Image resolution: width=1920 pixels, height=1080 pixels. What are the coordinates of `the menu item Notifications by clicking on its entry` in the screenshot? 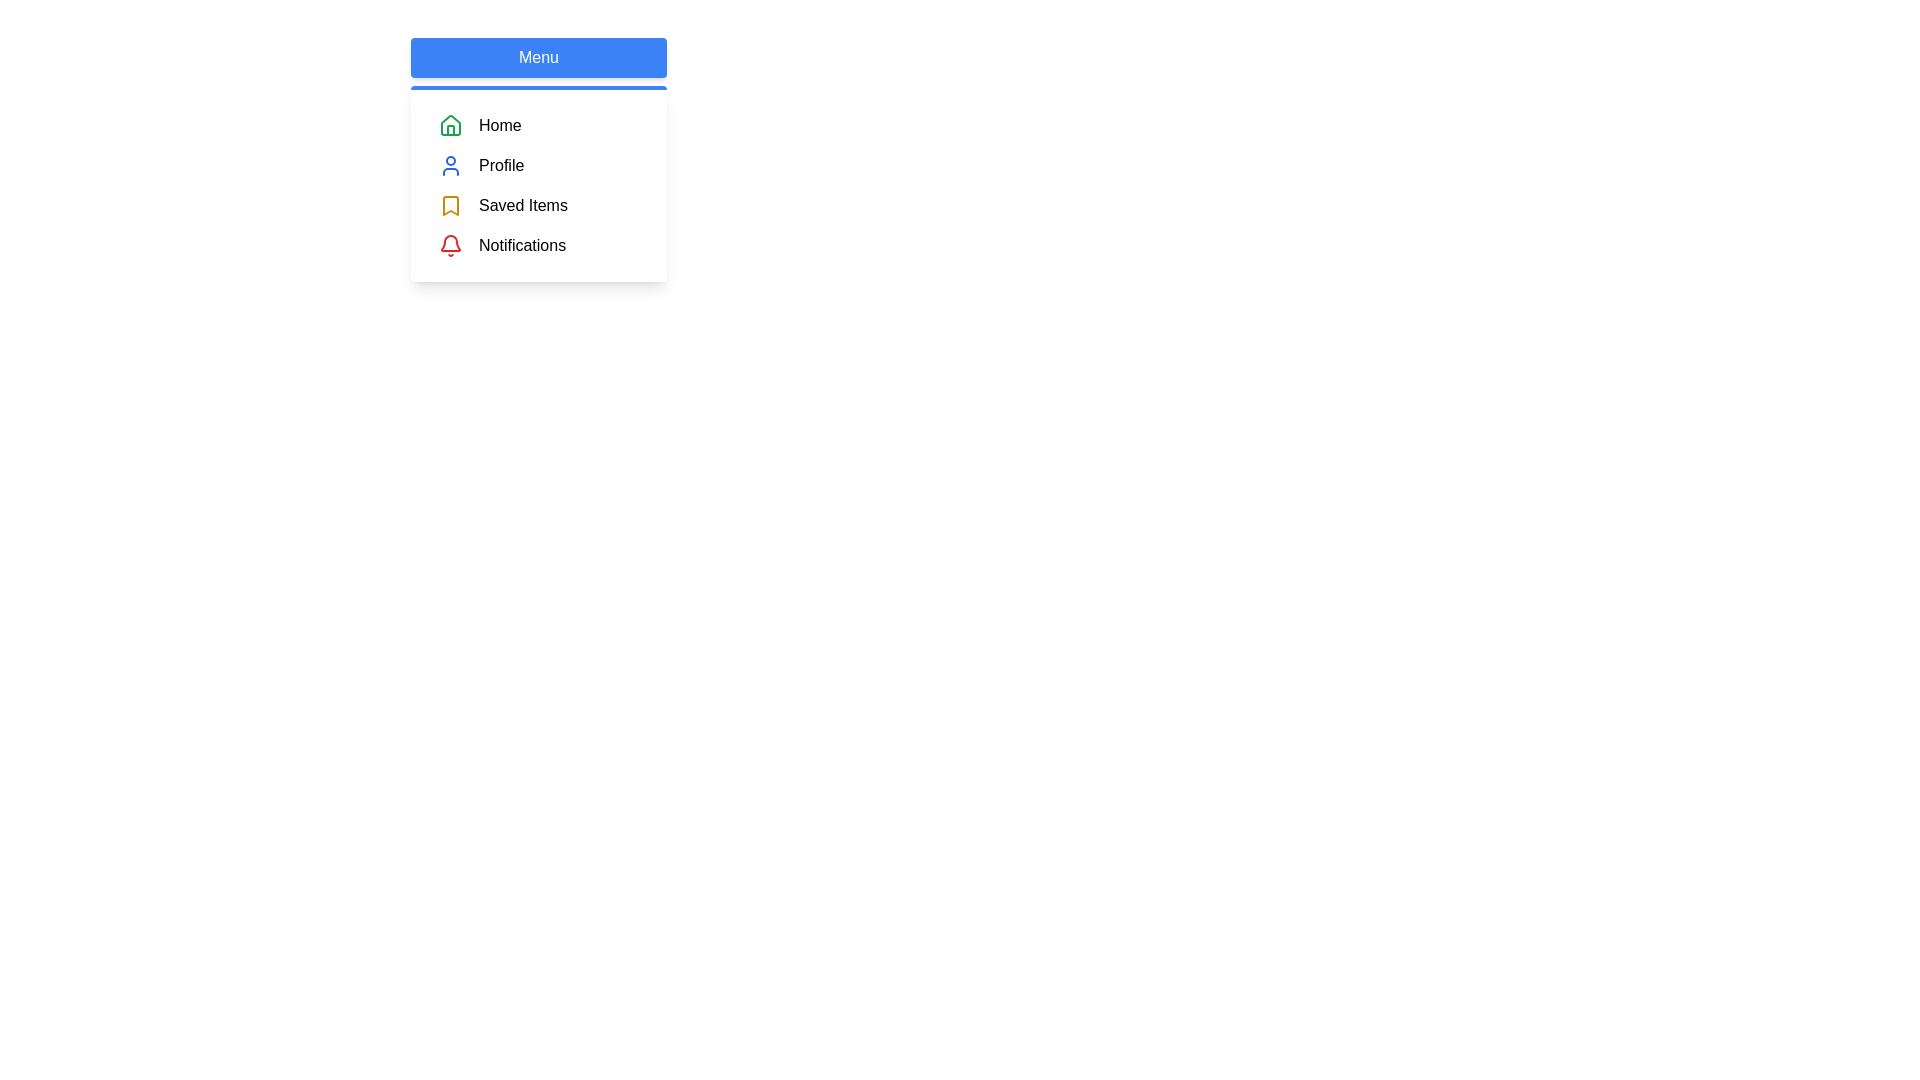 It's located at (538, 245).